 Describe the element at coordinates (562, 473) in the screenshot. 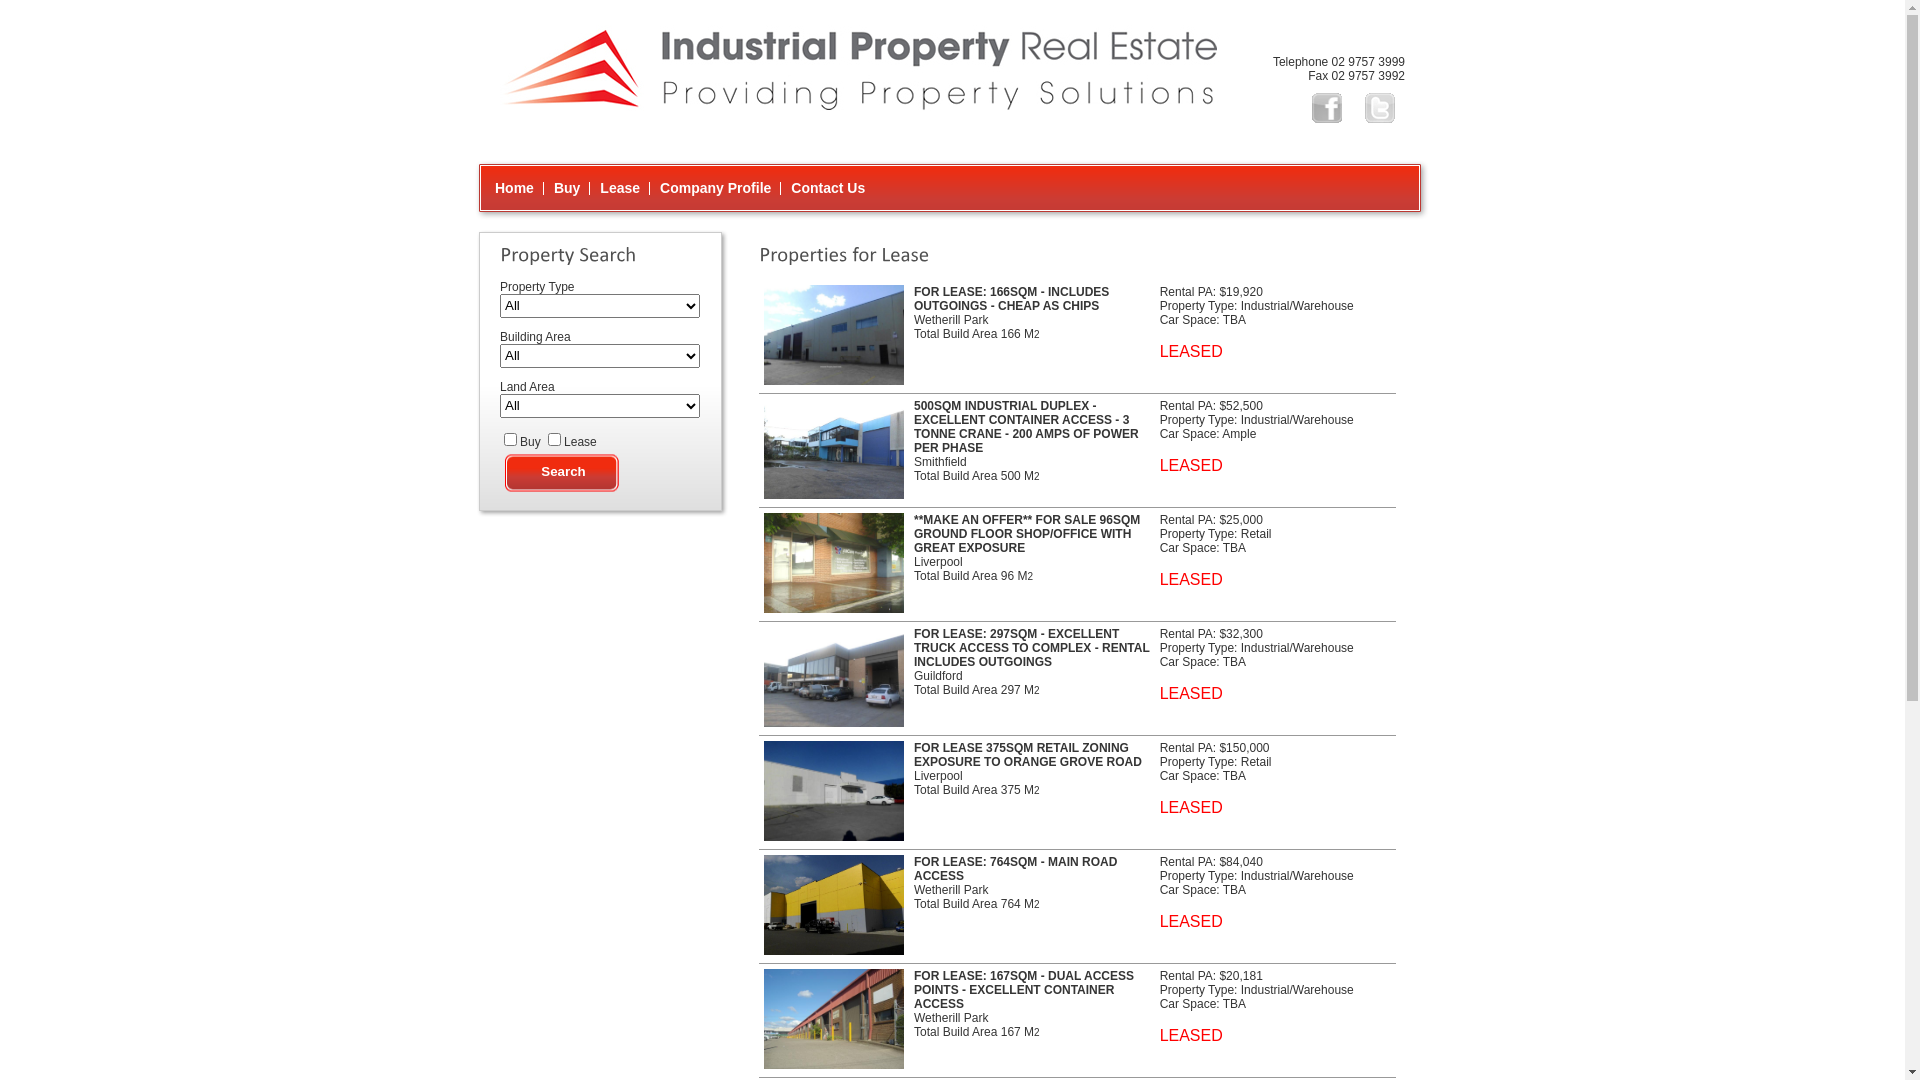

I see `'Search'` at that location.